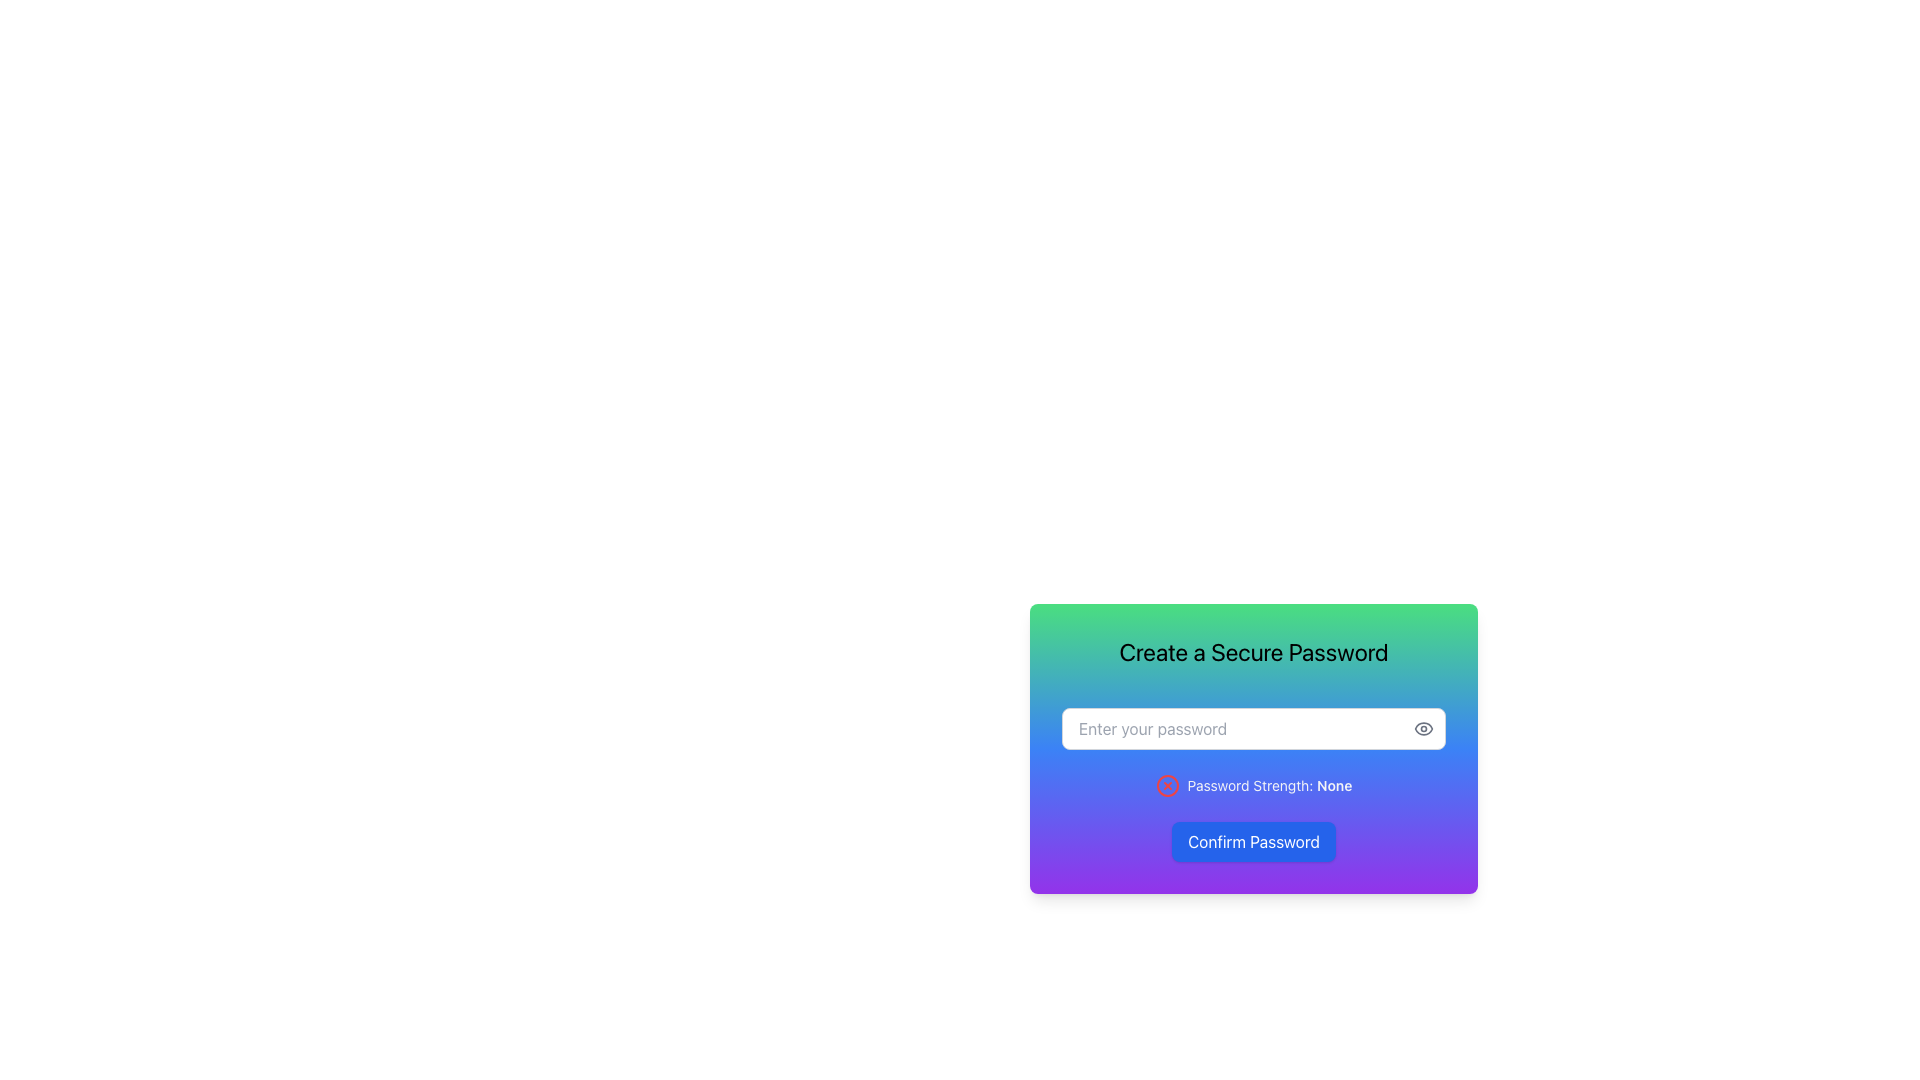  I want to click on the bold text label indicating 'None' within the password strength indicator, which is positioned to the right of 'Password Strength:', so click(1334, 784).